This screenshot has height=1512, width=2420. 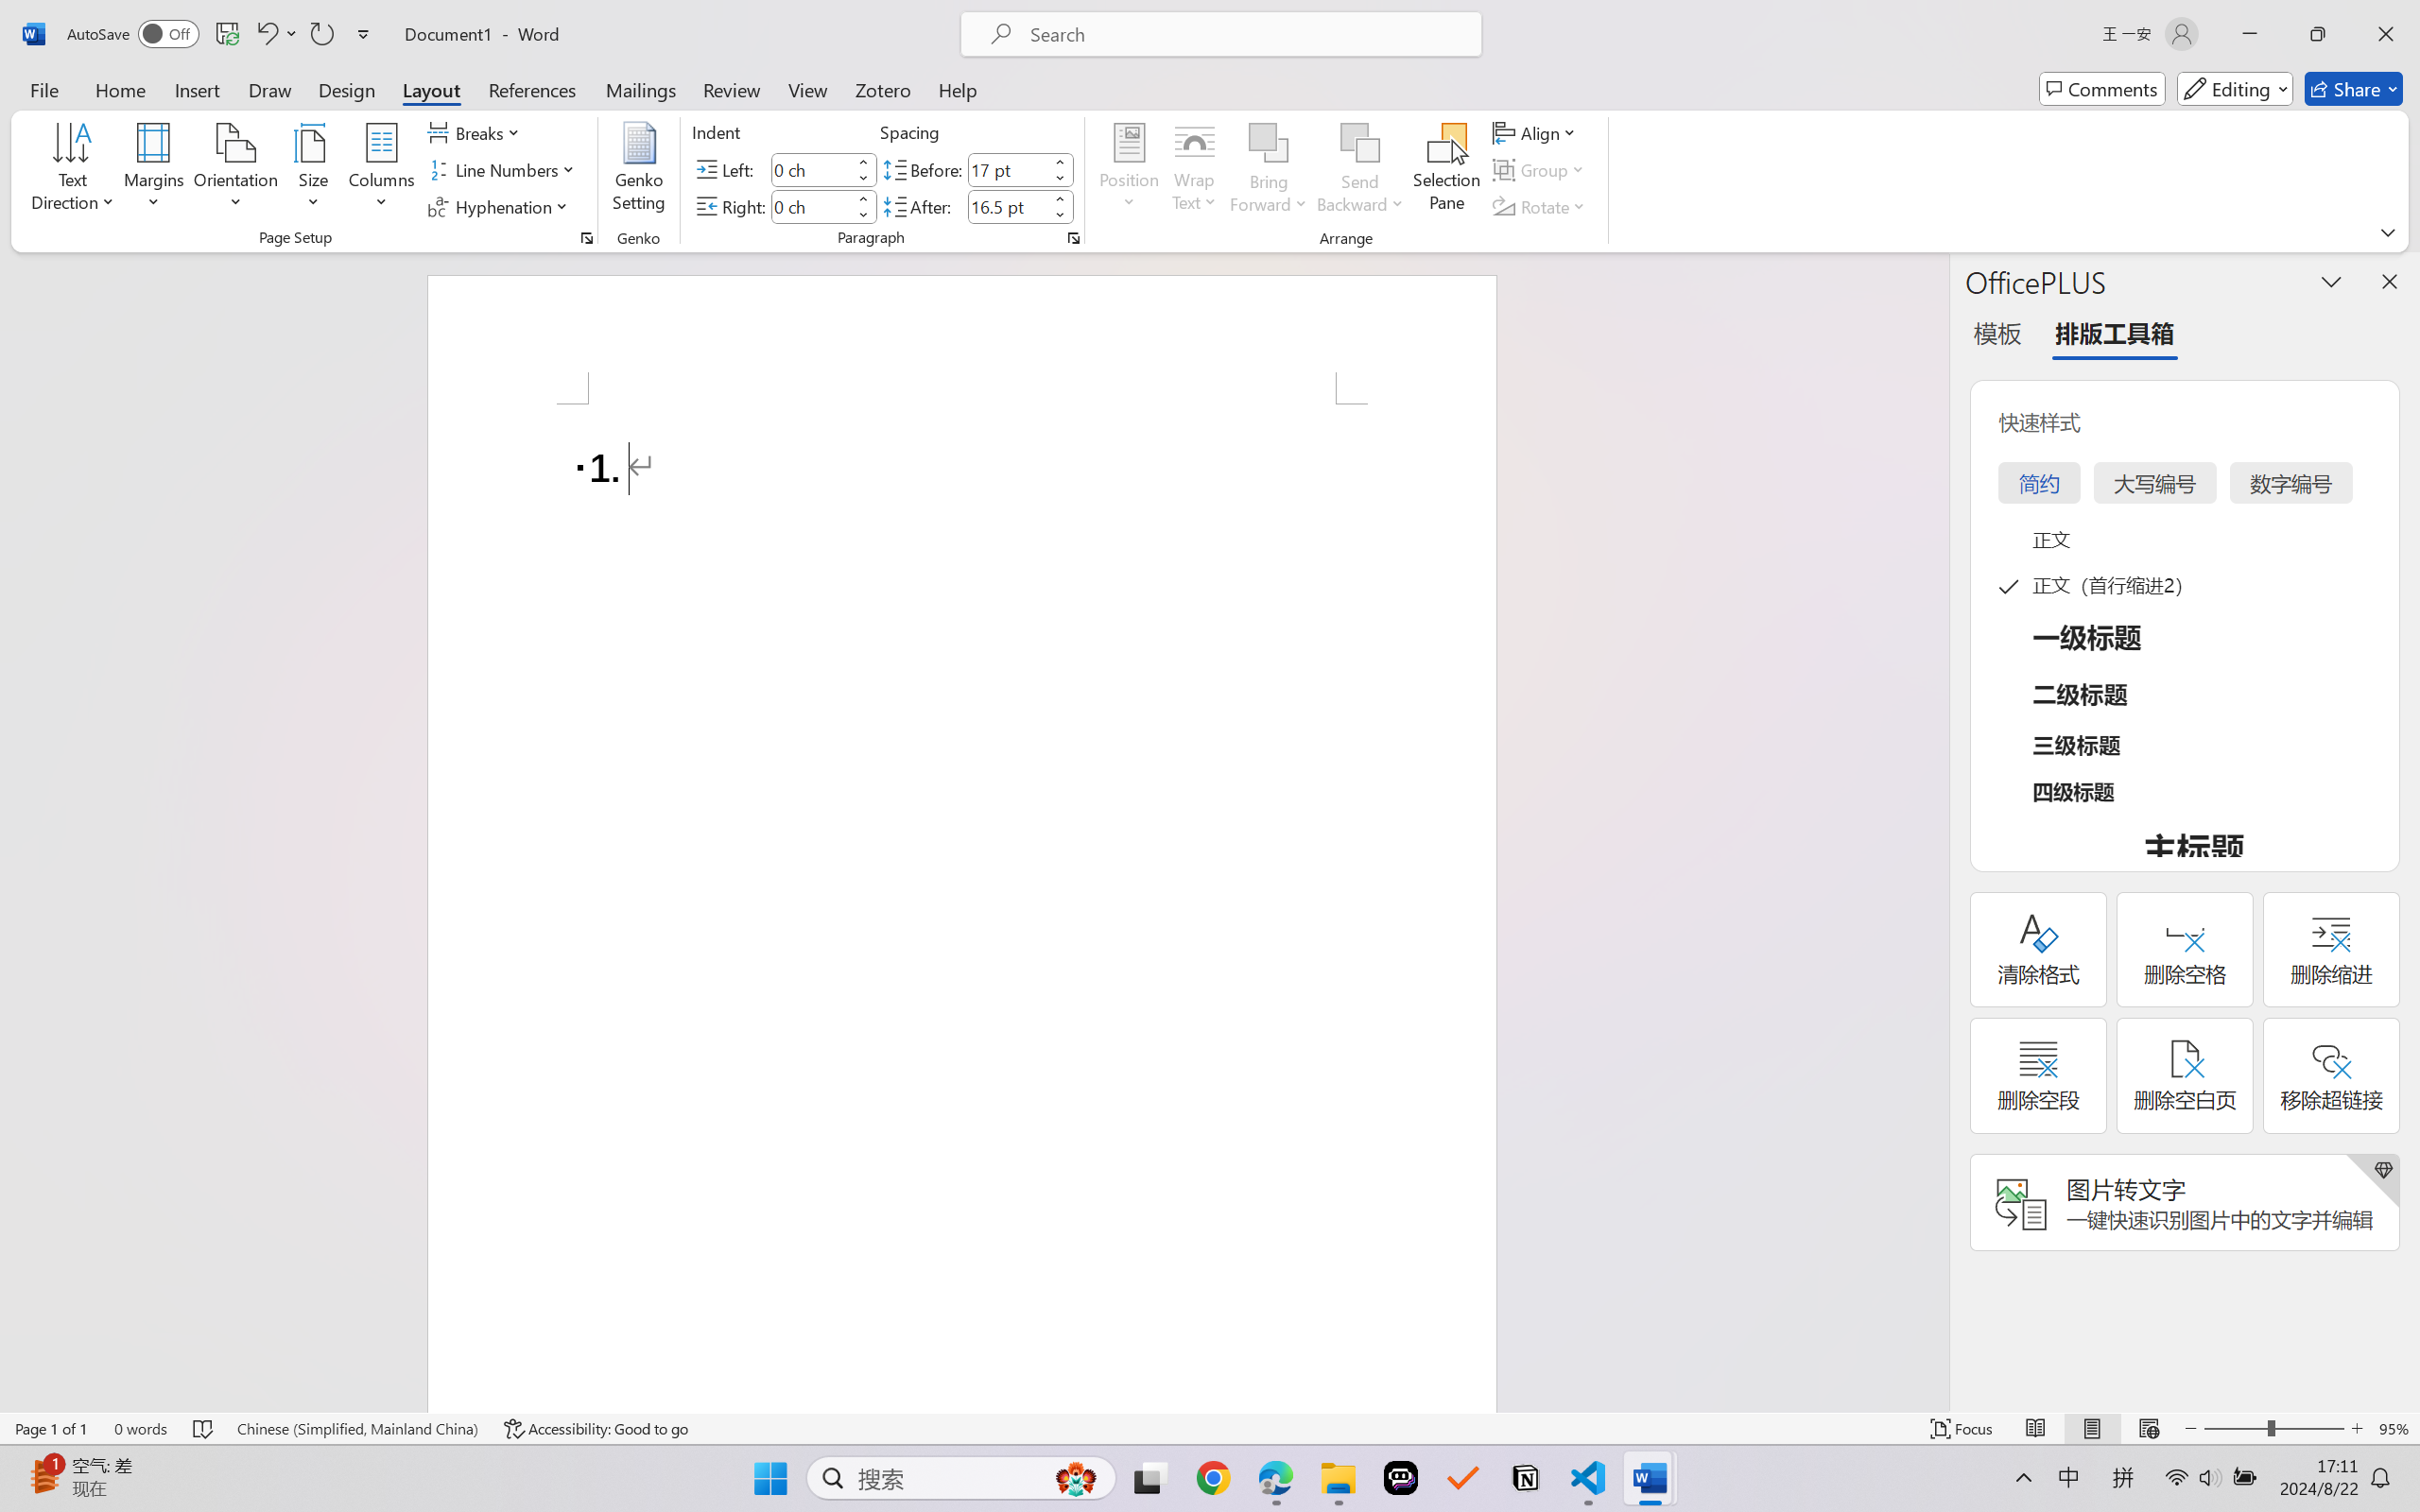 I want to click on 'Size', so click(x=314, y=170).